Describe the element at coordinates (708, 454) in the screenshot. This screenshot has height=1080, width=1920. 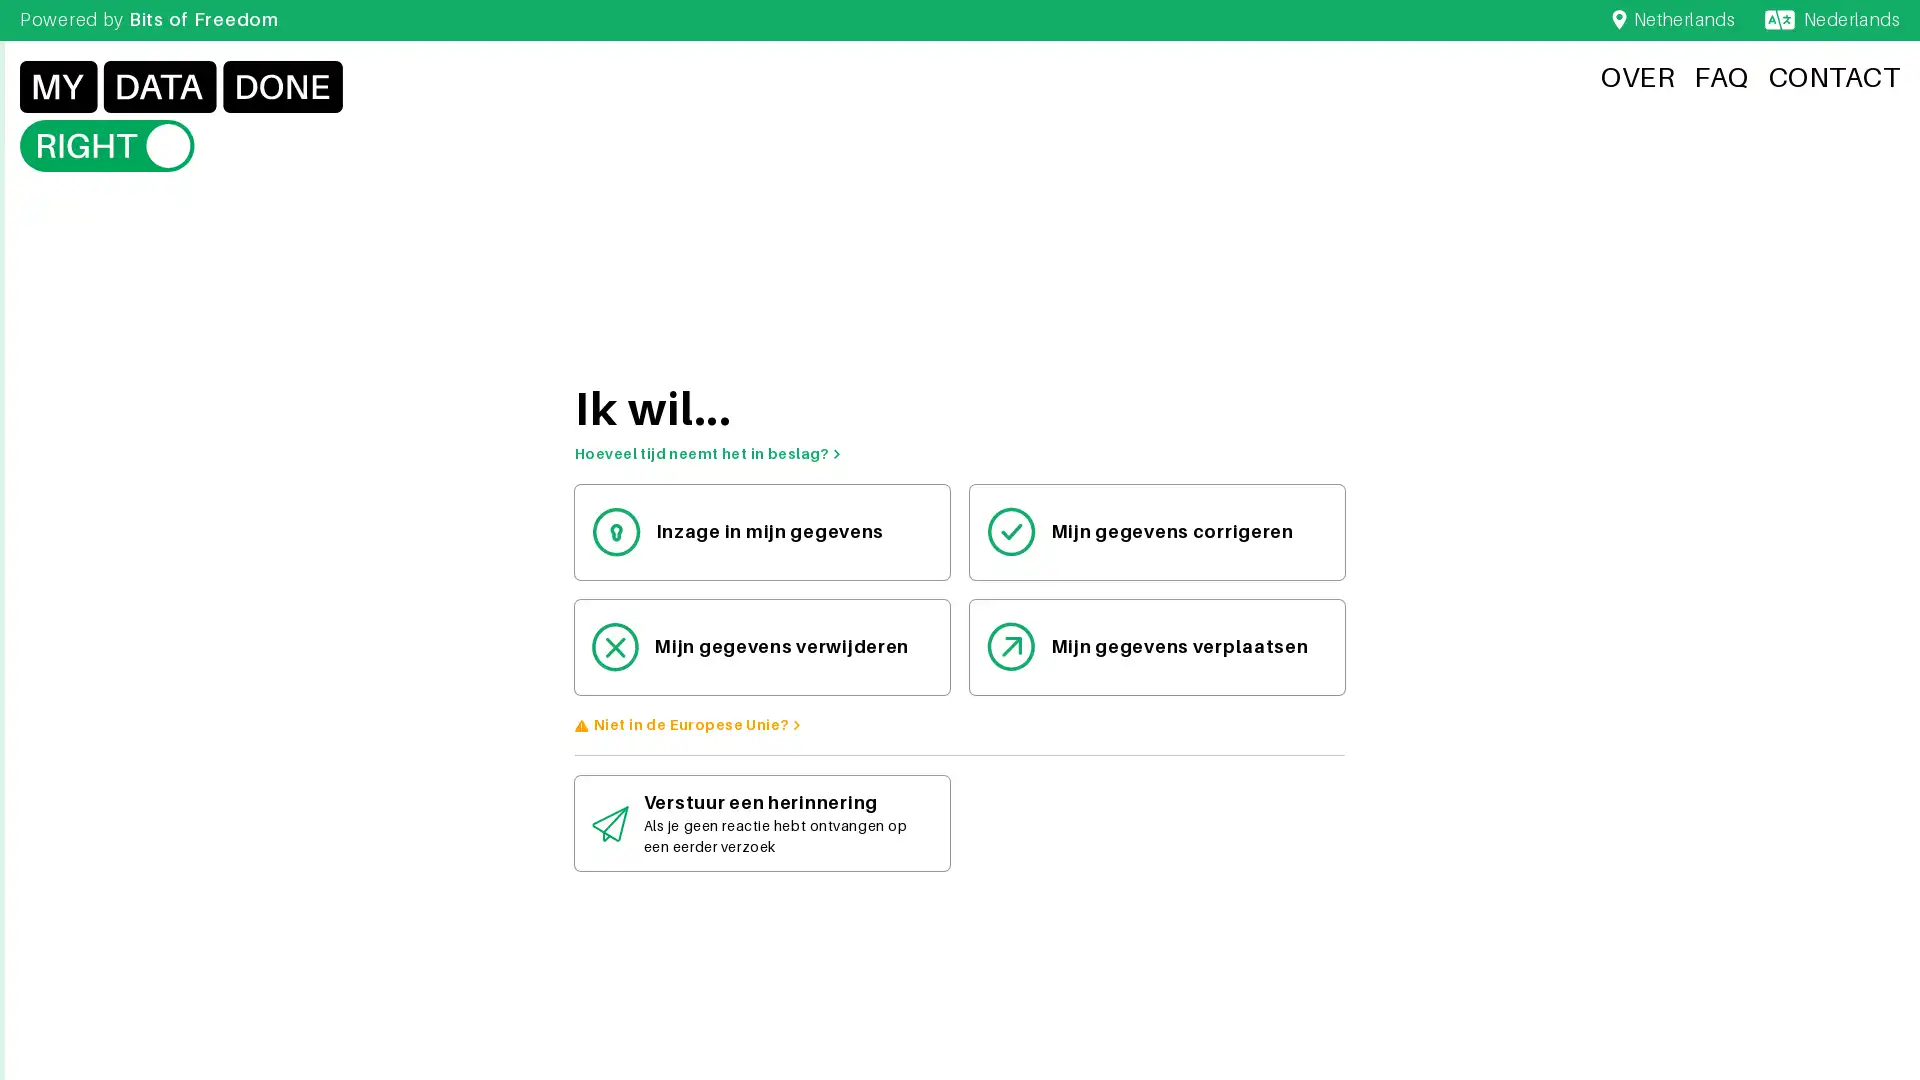
I see `Hoeveel tijd neemt het in beslag?` at that location.